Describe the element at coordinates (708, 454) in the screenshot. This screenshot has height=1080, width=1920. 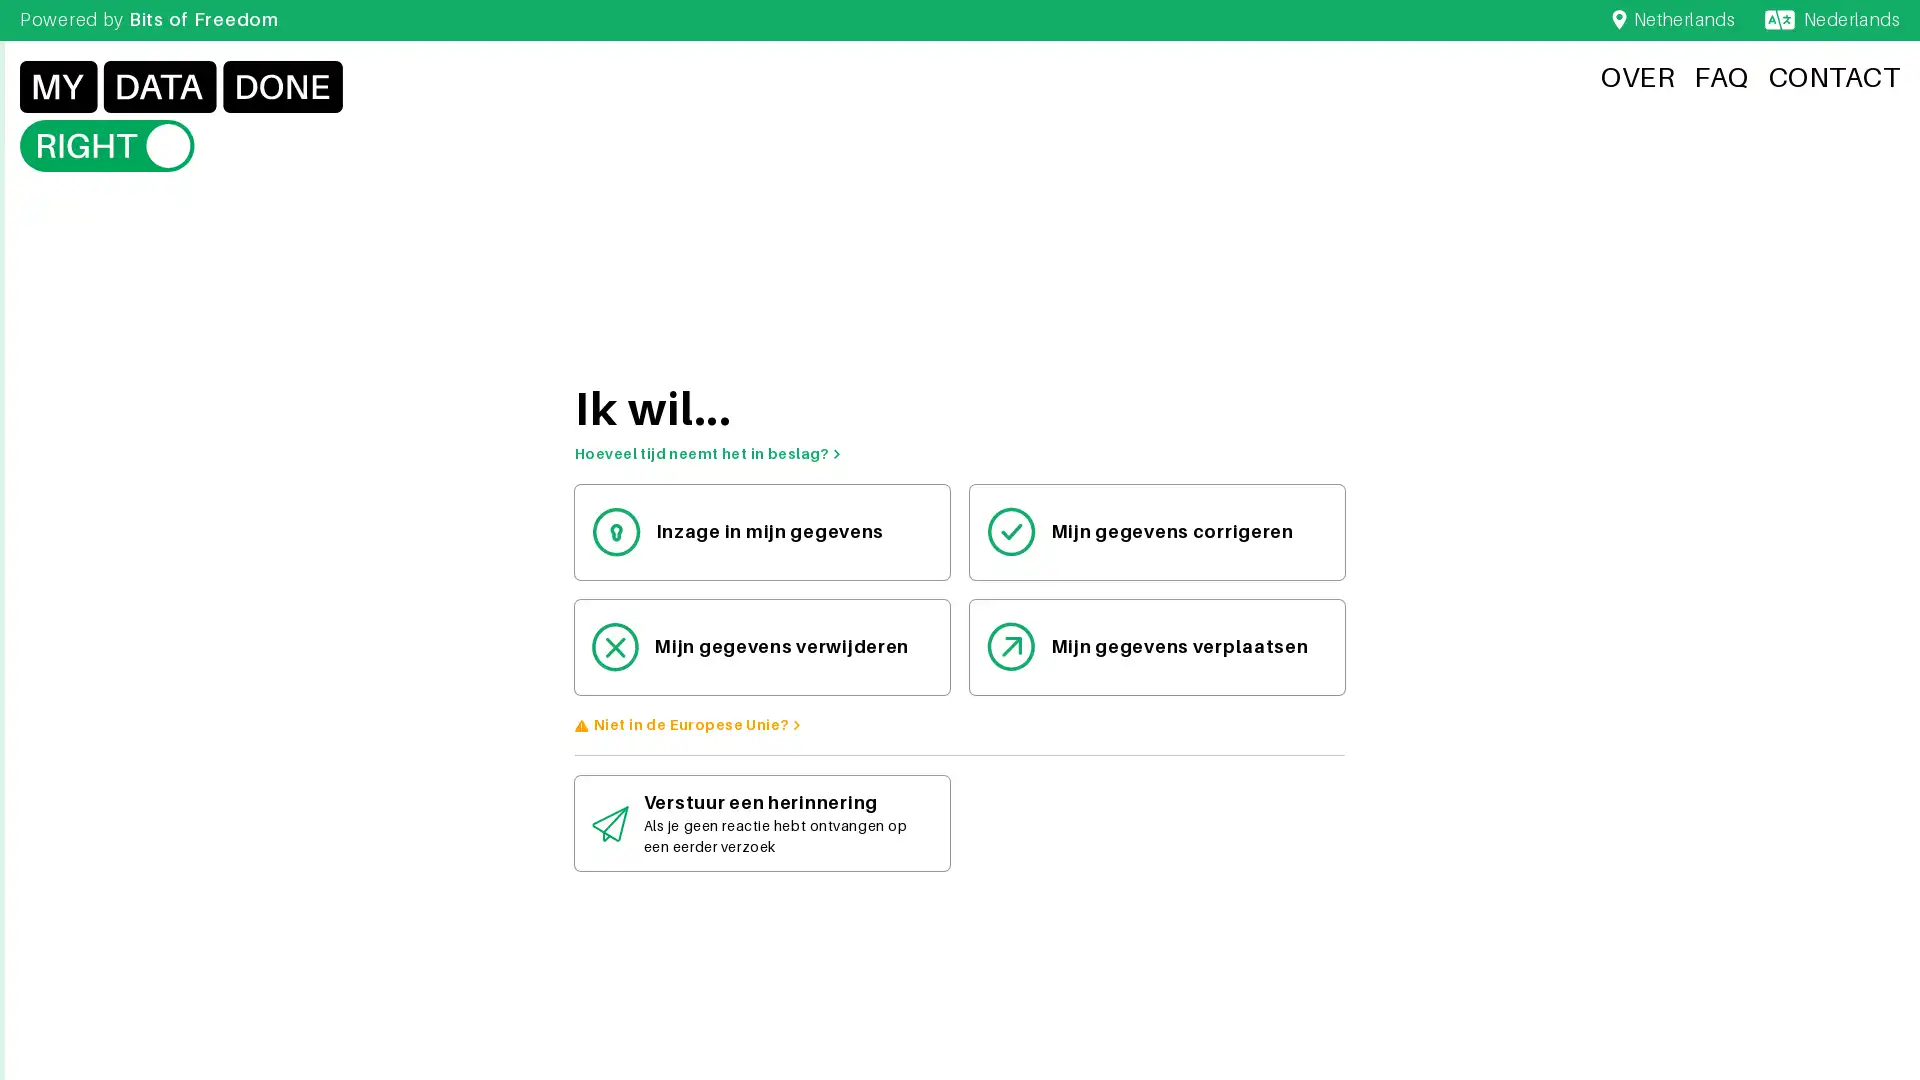
I see `Hoeveel tijd neemt het in beslag?` at that location.